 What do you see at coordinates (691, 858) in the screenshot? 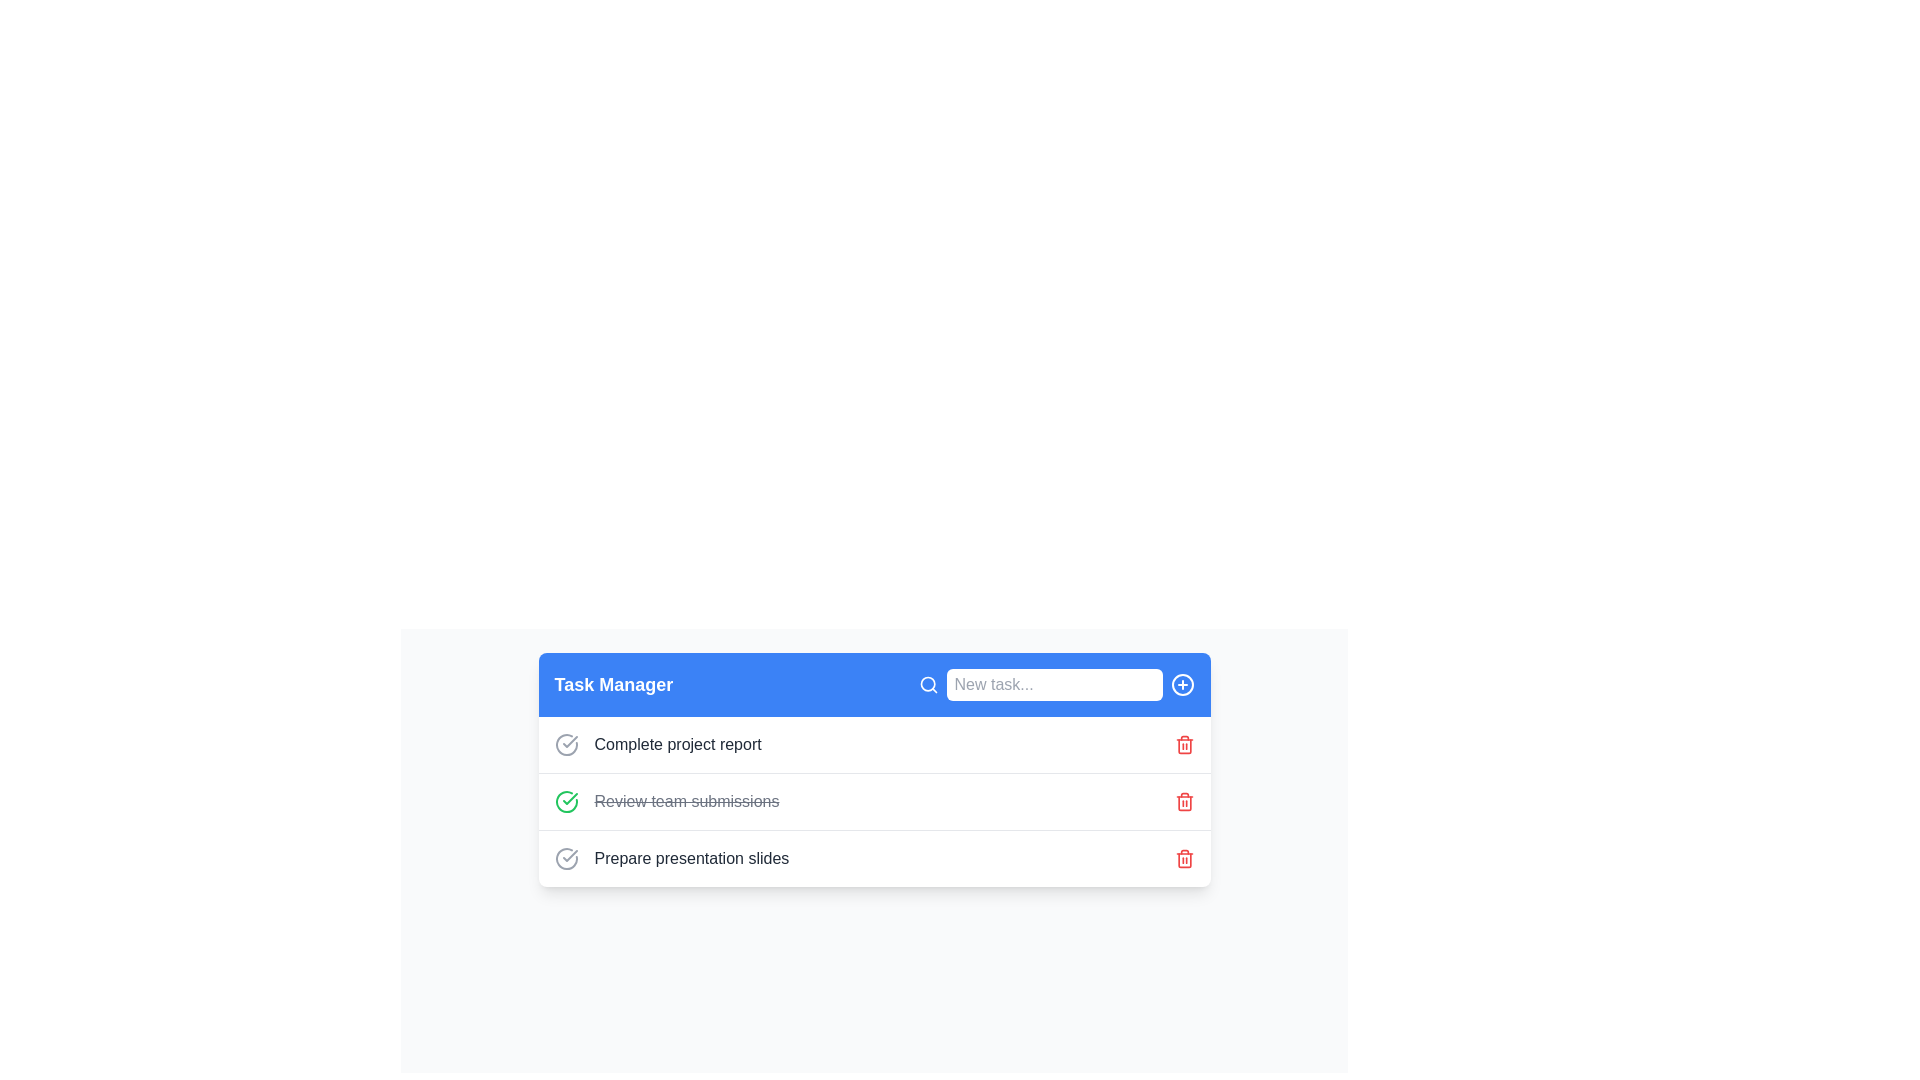
I see `the third text label in the task management list which represents a to-do item, located below 'Complete project report' and 'Review team submissions'` at bounding box center [691, 858].